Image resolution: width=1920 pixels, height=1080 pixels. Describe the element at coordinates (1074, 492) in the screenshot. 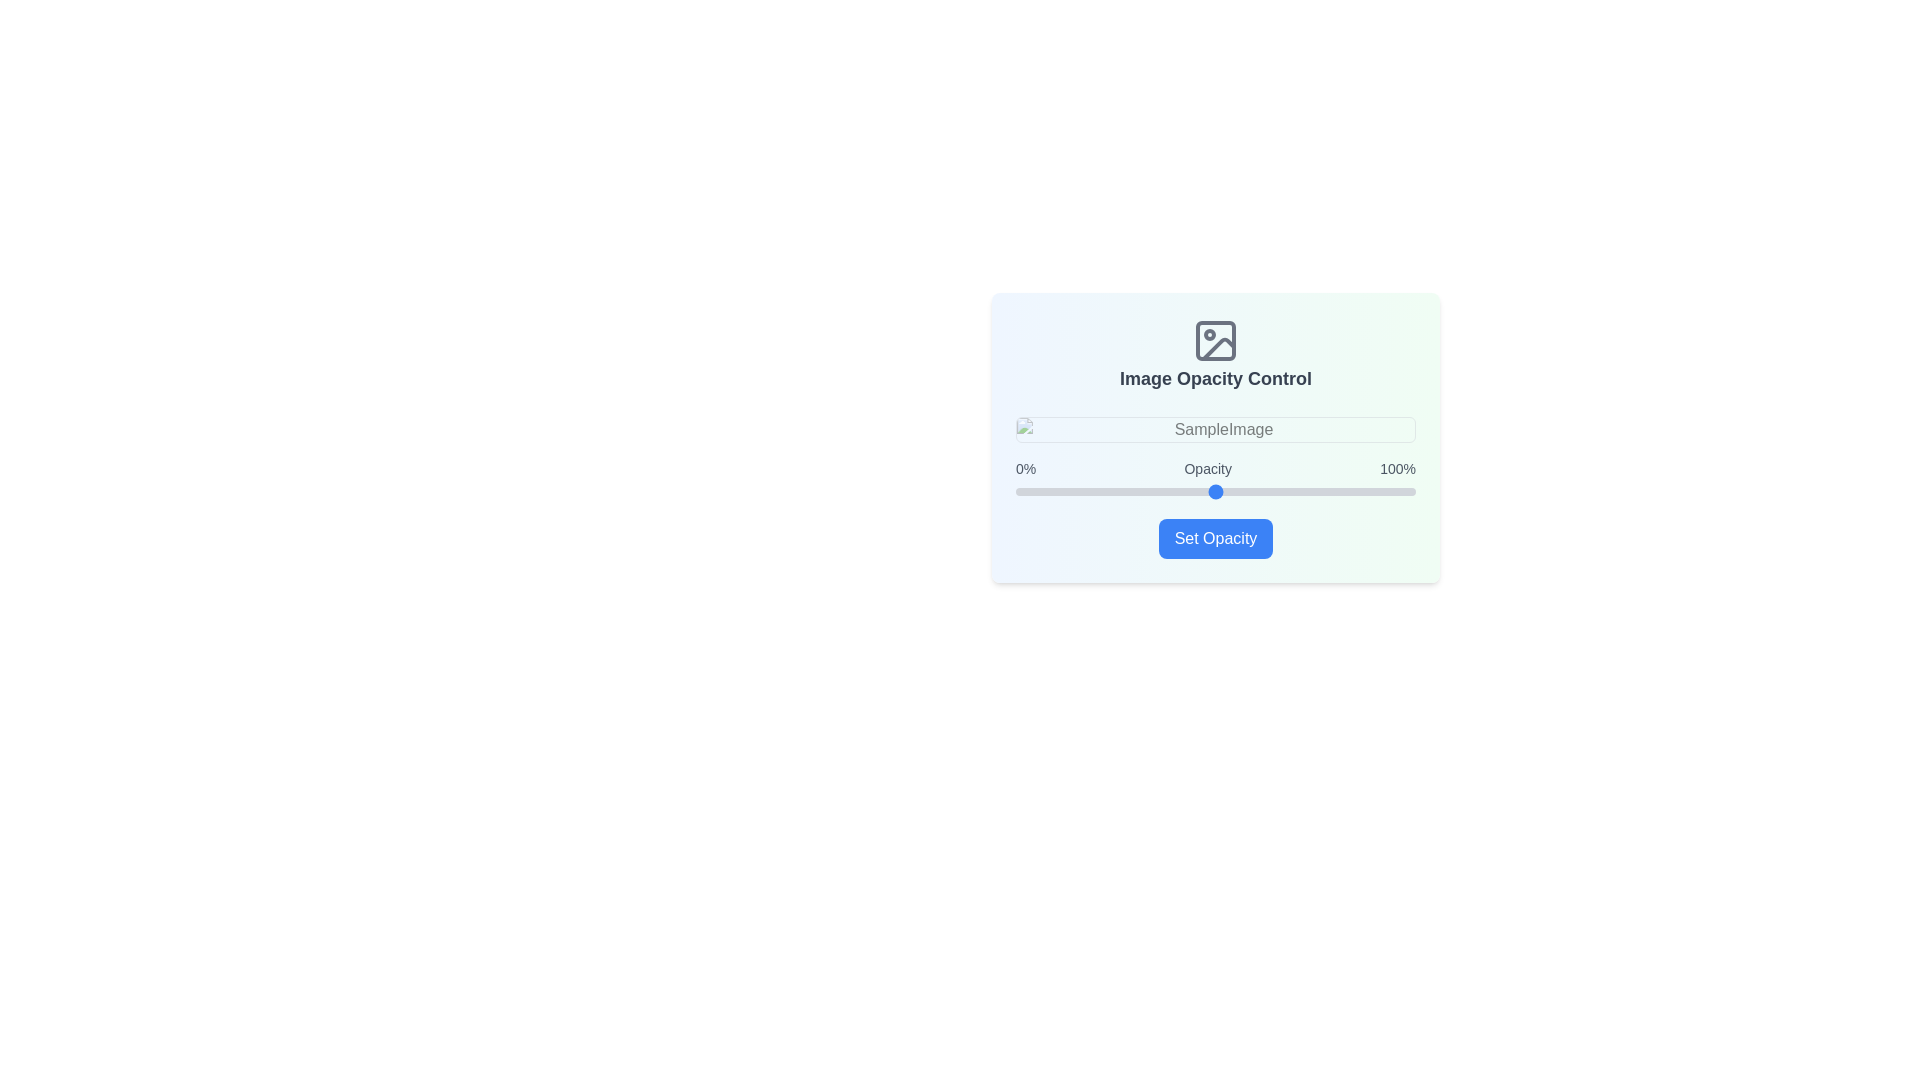

I see `the opacity slider to set the opacity to 15%` at that location.